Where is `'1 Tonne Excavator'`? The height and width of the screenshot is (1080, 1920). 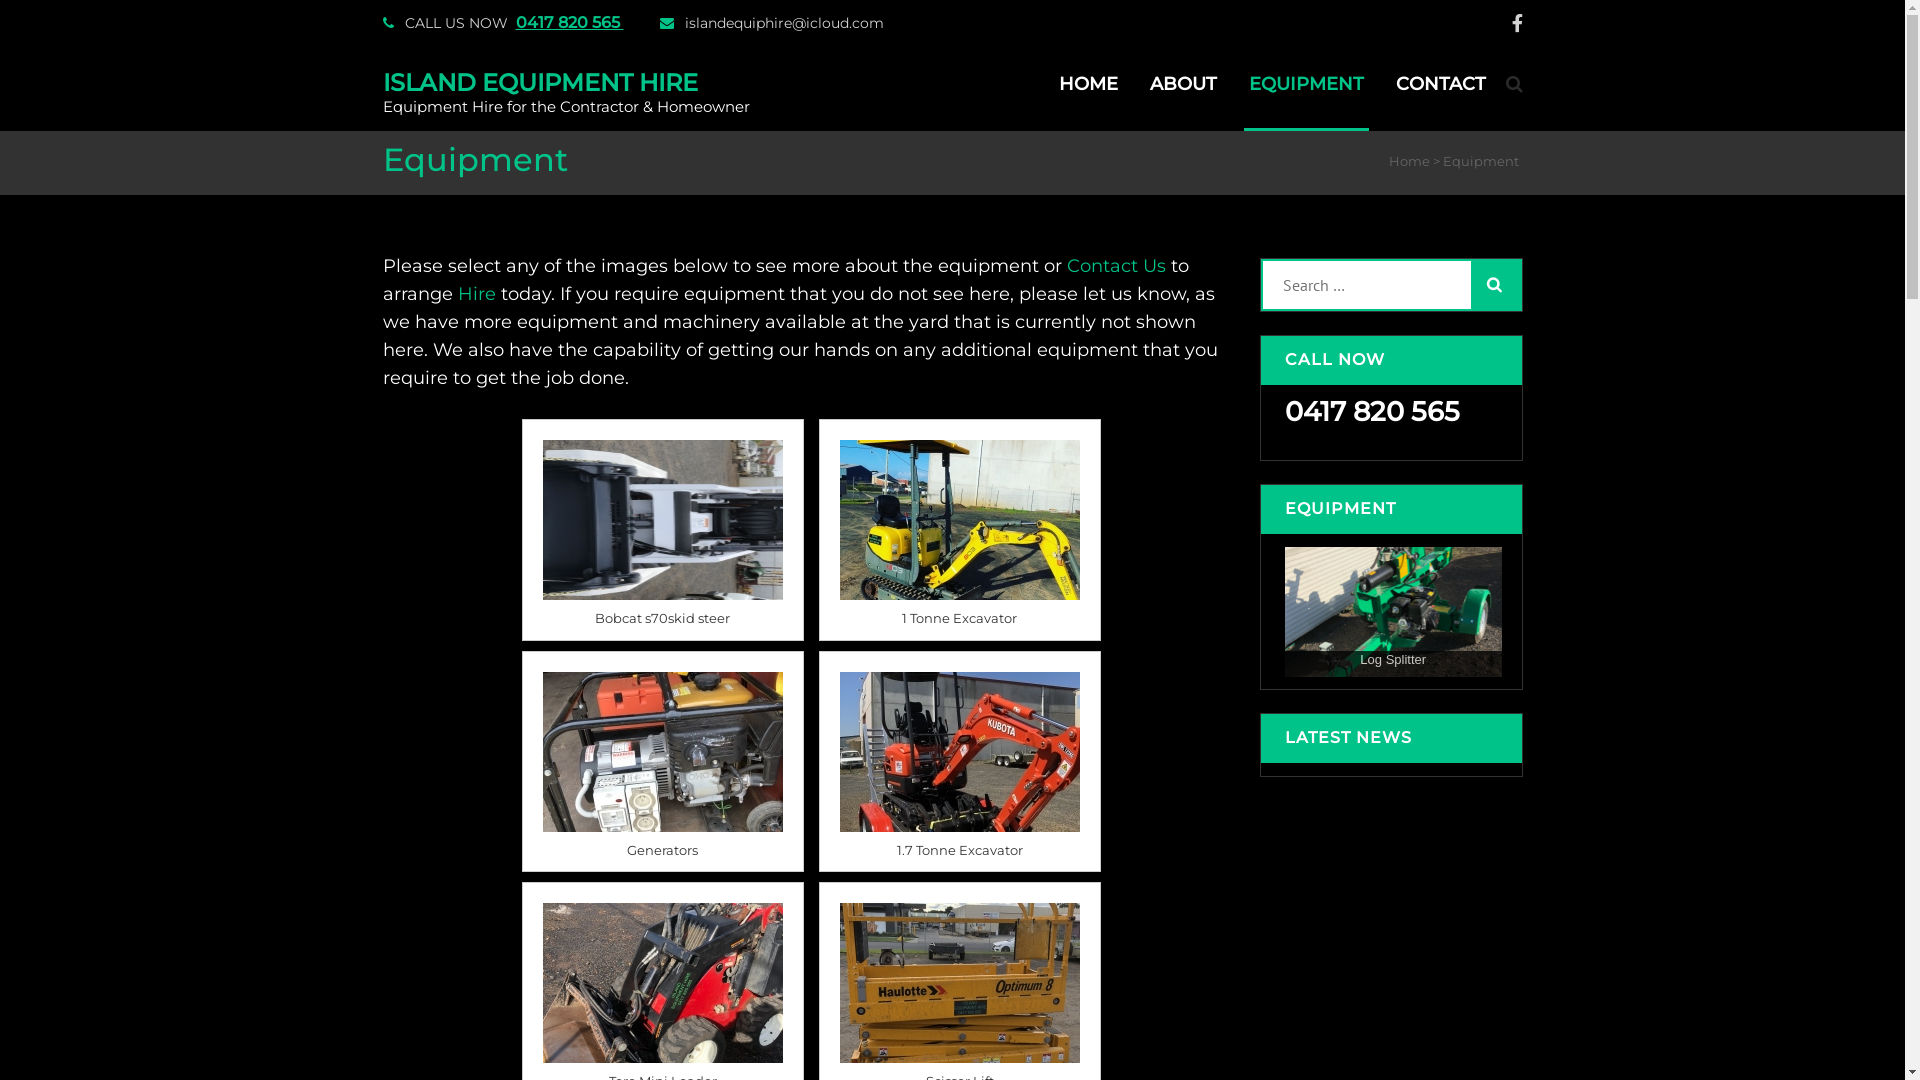
'1 Tonne Excavator' is located at coordinates (960, 619).